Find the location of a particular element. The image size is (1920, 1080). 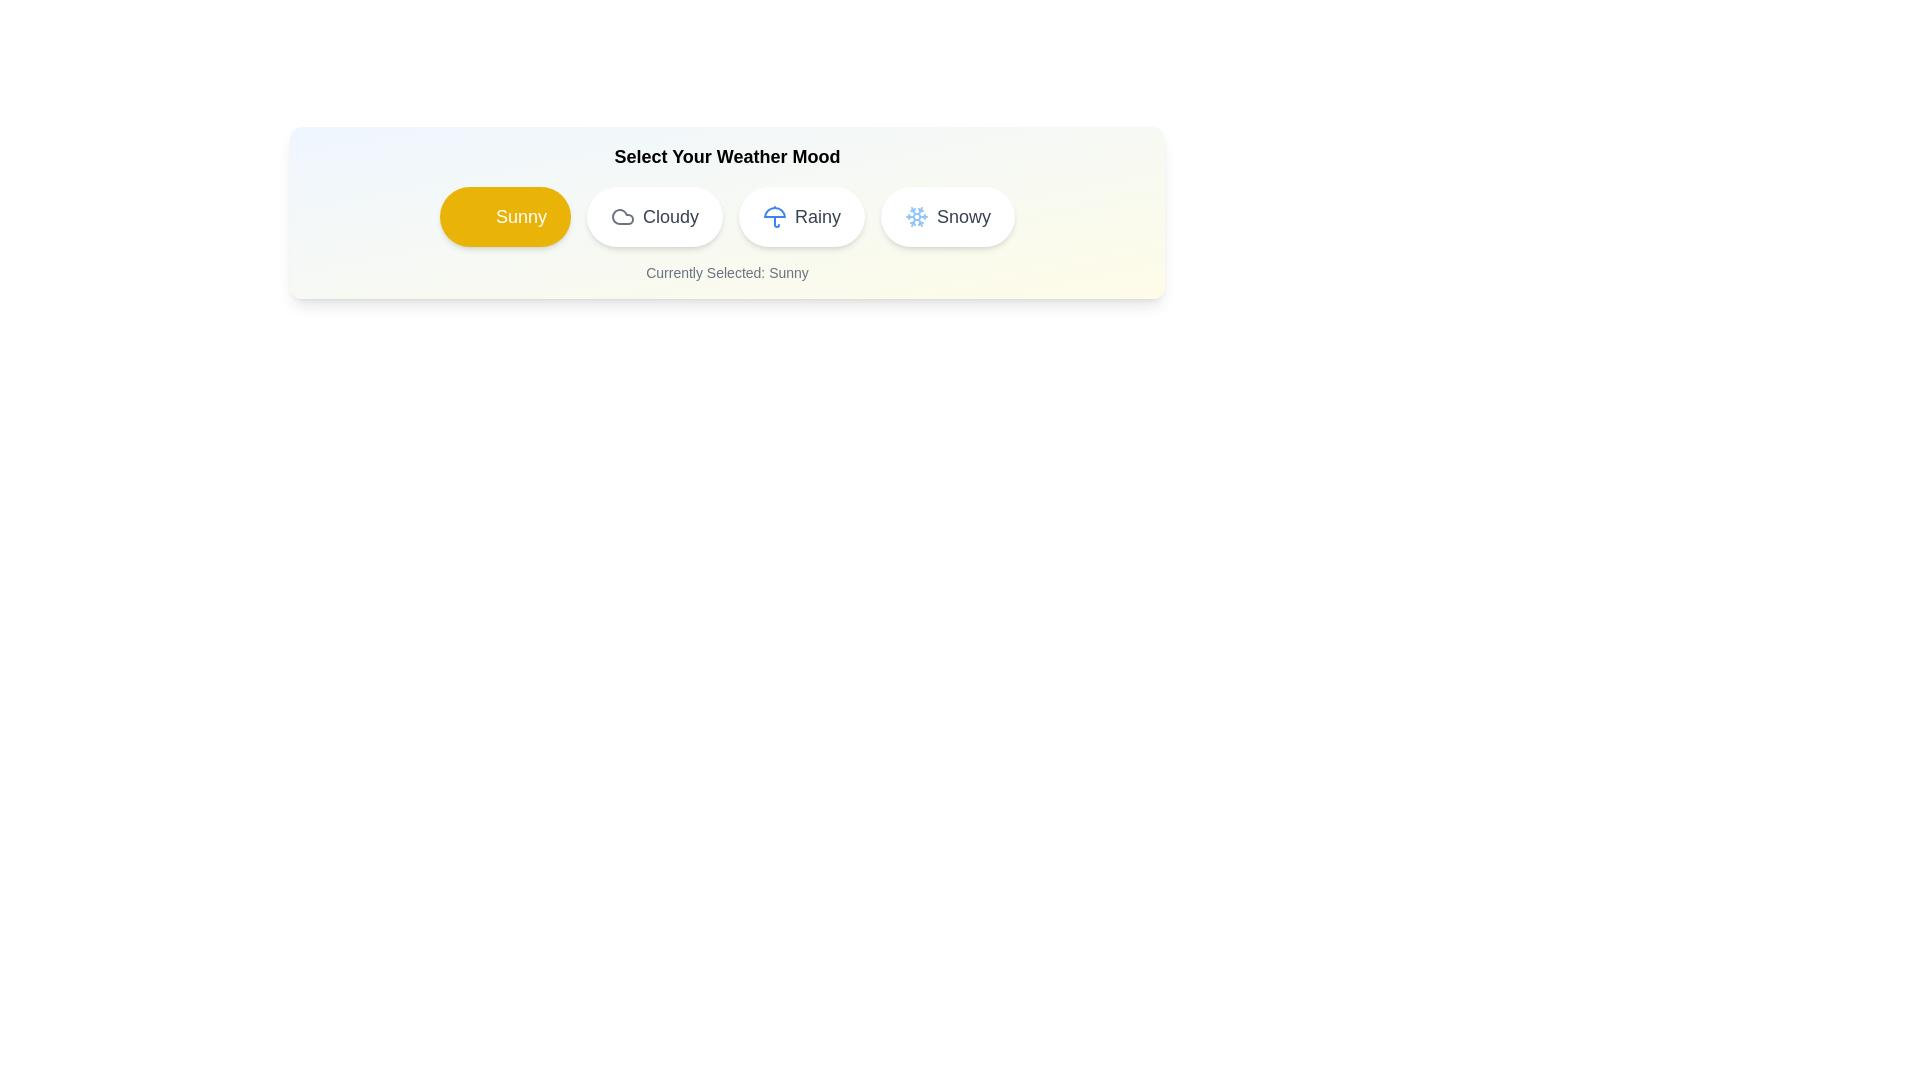

the weather option Snowy by clicking on its chip is located at coordinates (947, 216).